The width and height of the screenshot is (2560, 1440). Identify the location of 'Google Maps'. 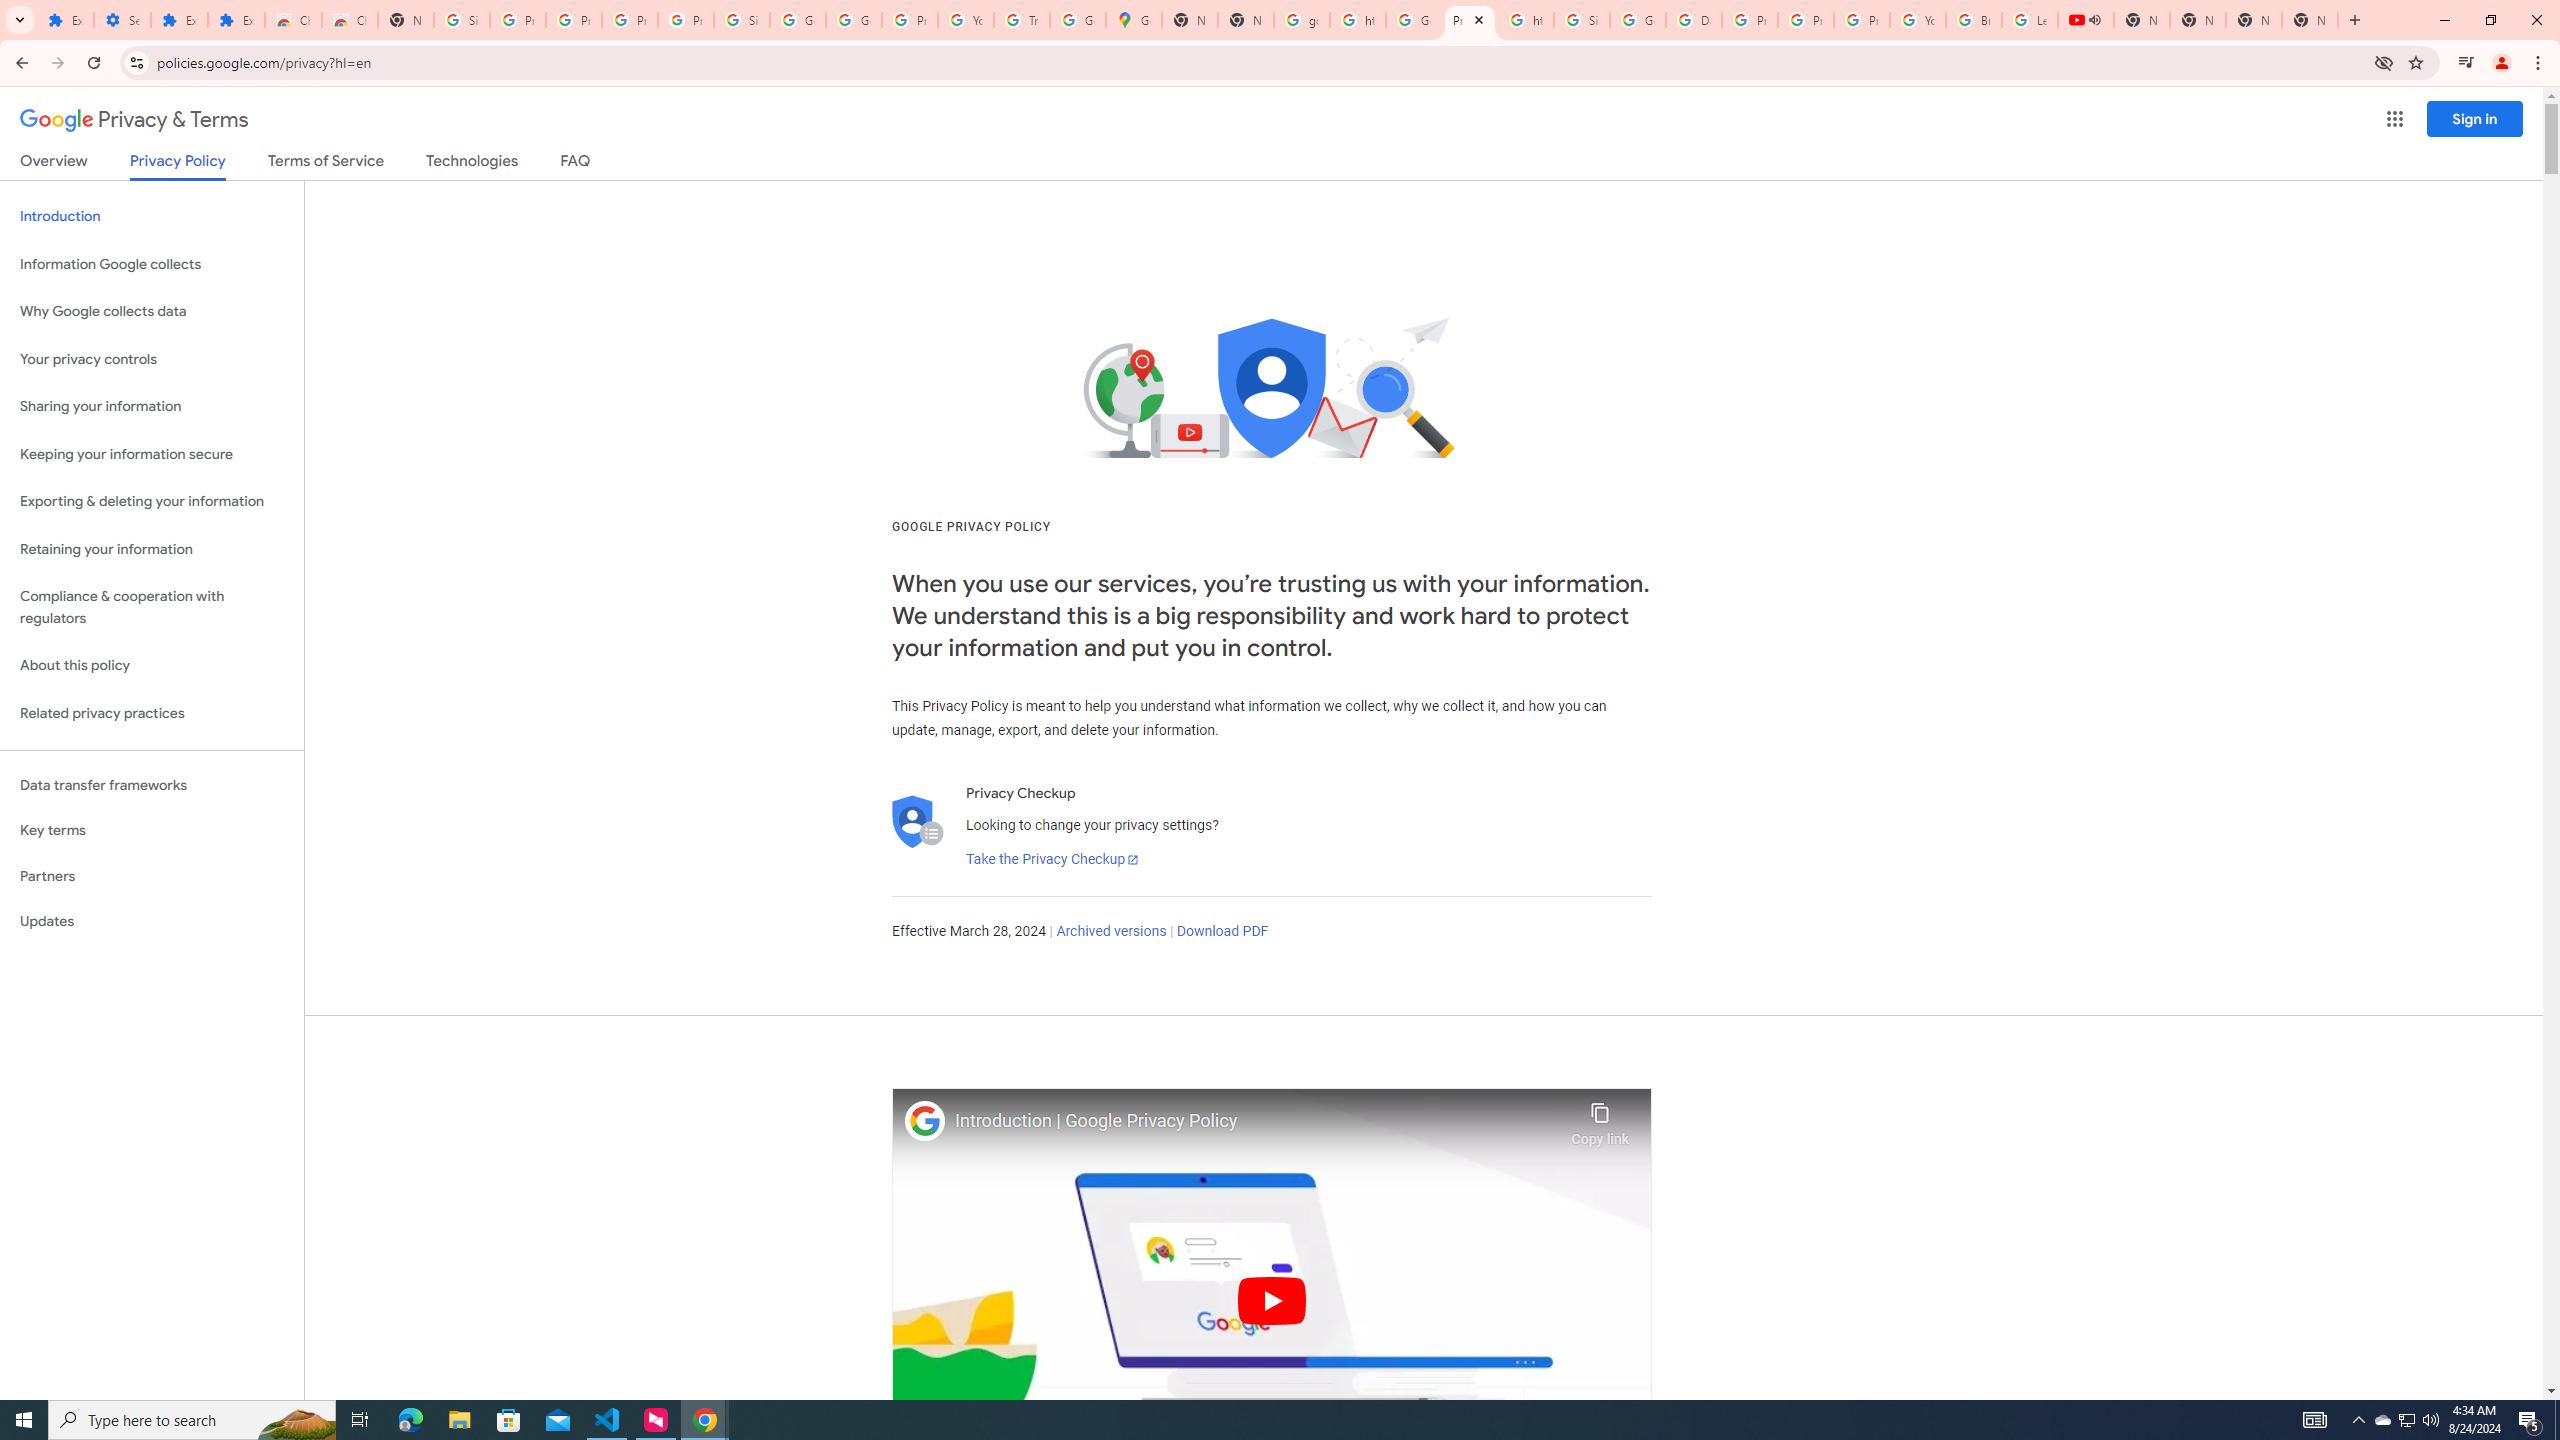
(1133, 19).